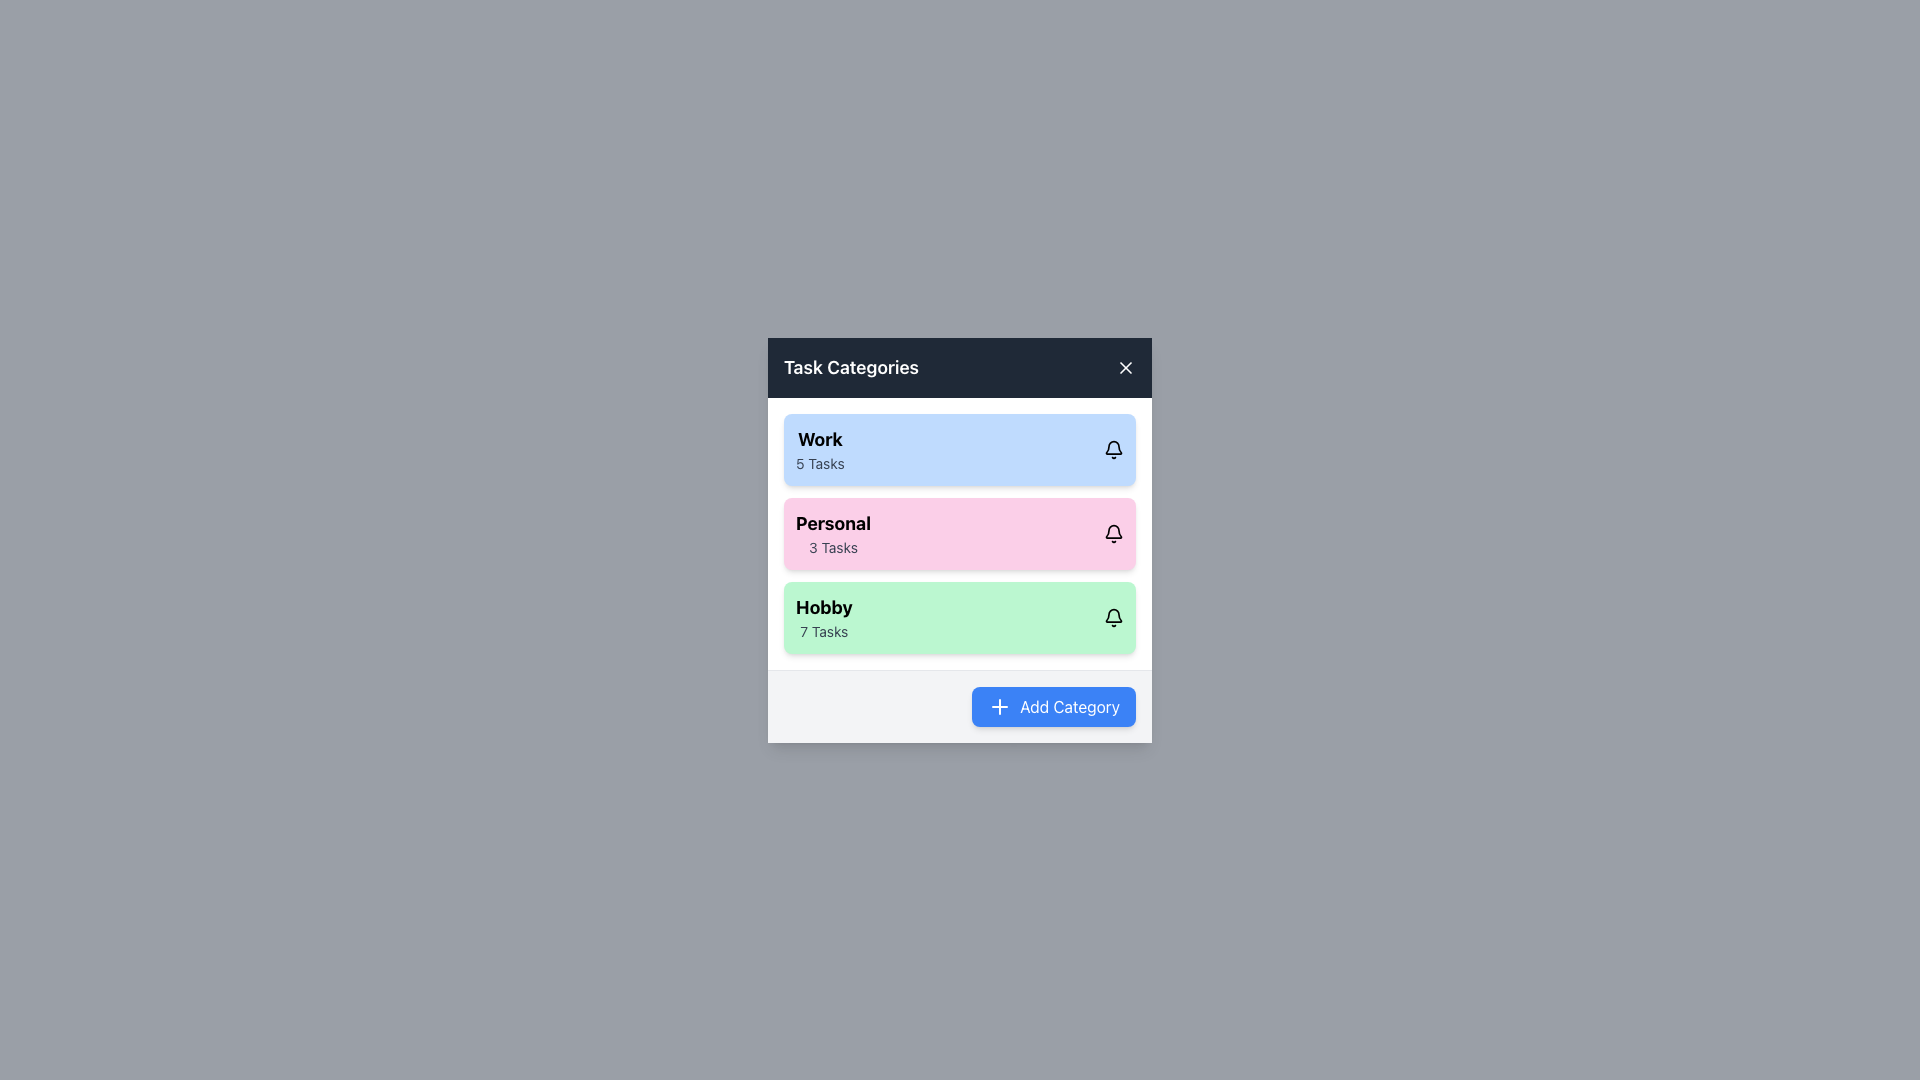 The width and height of the screenshot is (1920, 1080). Describe the element at coordinates (833, 522) in the screenshot. I see `the 'Personal' text label which serves as a title for the personal category, located centrally in a pink background, above '3 Tasks' and below 'Work'` at that location.